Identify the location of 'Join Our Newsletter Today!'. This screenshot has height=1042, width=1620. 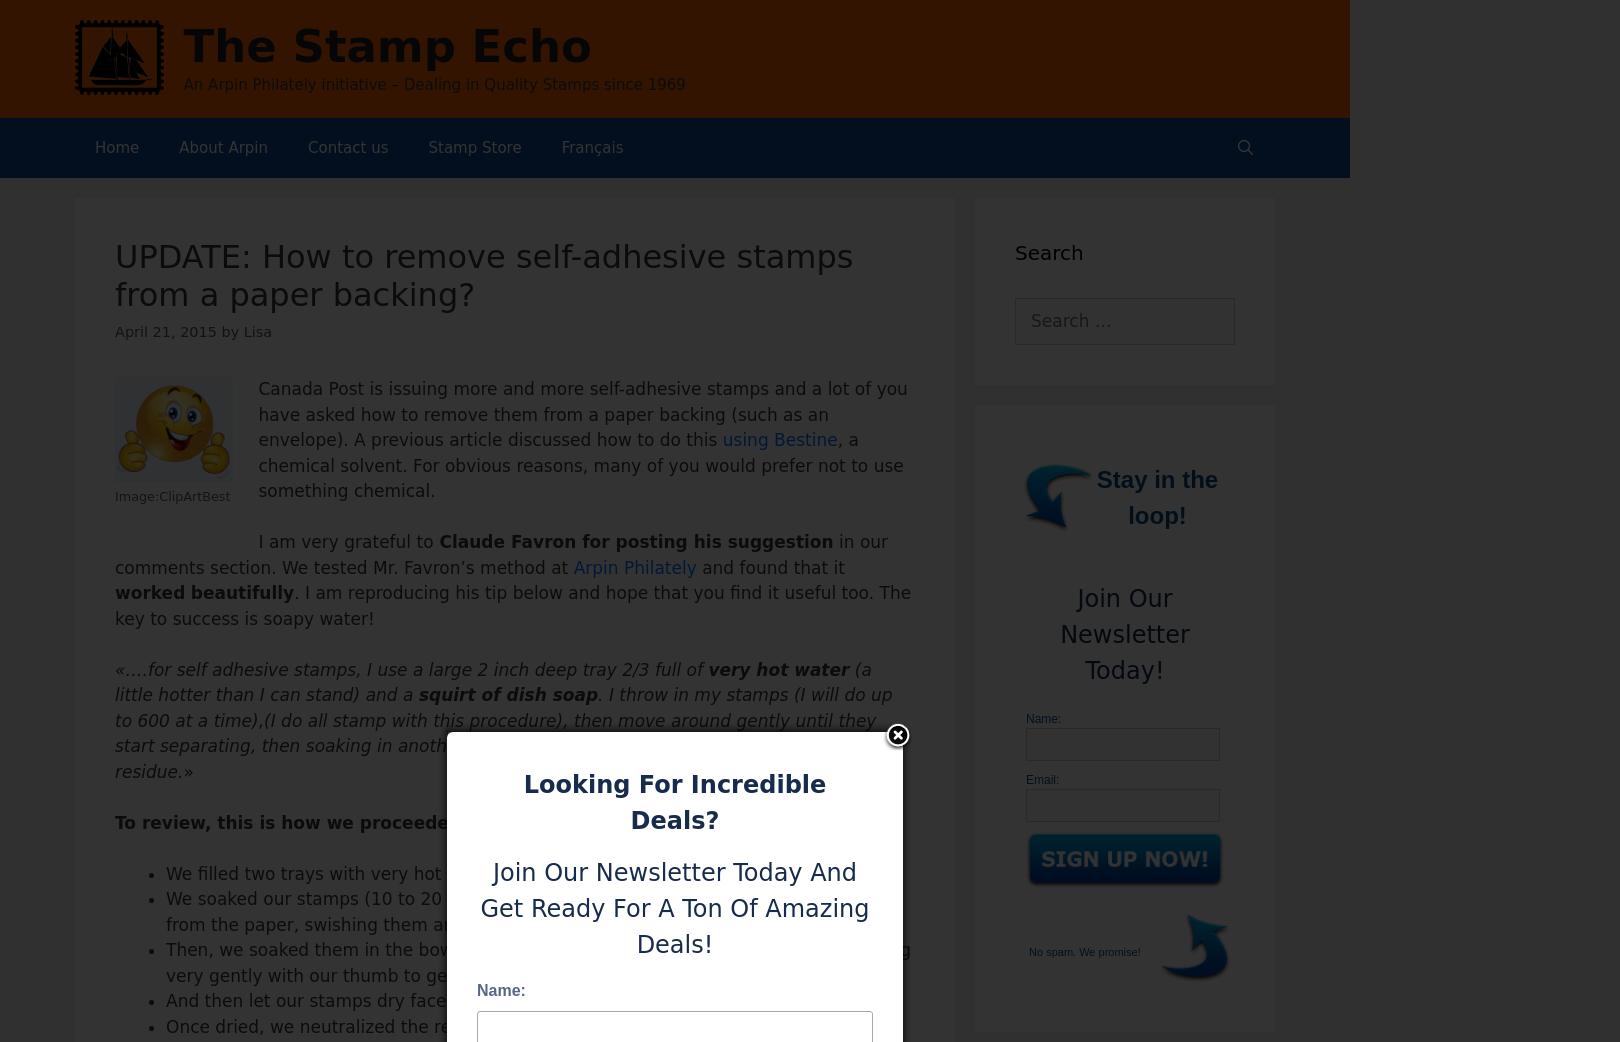
(1123, 634).